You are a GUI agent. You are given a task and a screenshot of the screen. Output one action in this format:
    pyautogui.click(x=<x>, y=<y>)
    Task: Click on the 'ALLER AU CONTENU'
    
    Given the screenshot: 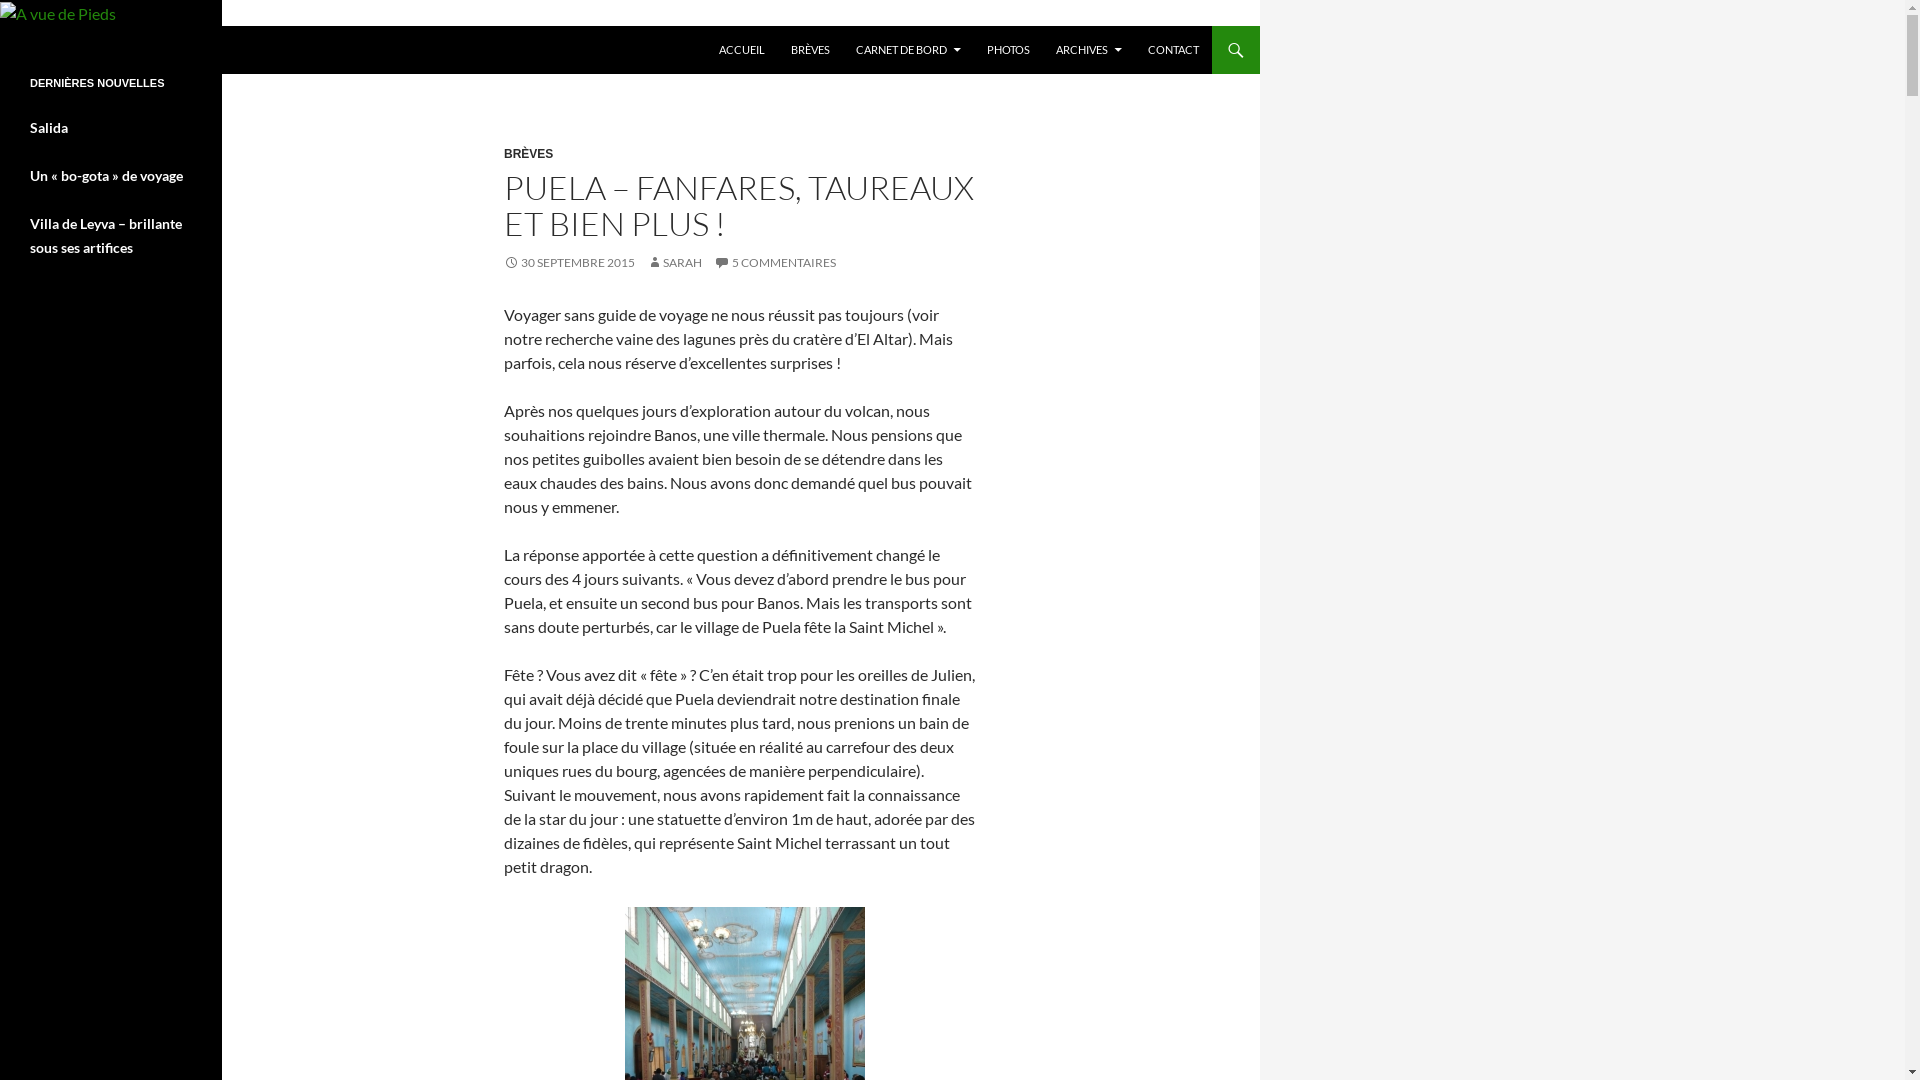 What is the action you would take?
    pyautogui.click(x=706, y=26)
    